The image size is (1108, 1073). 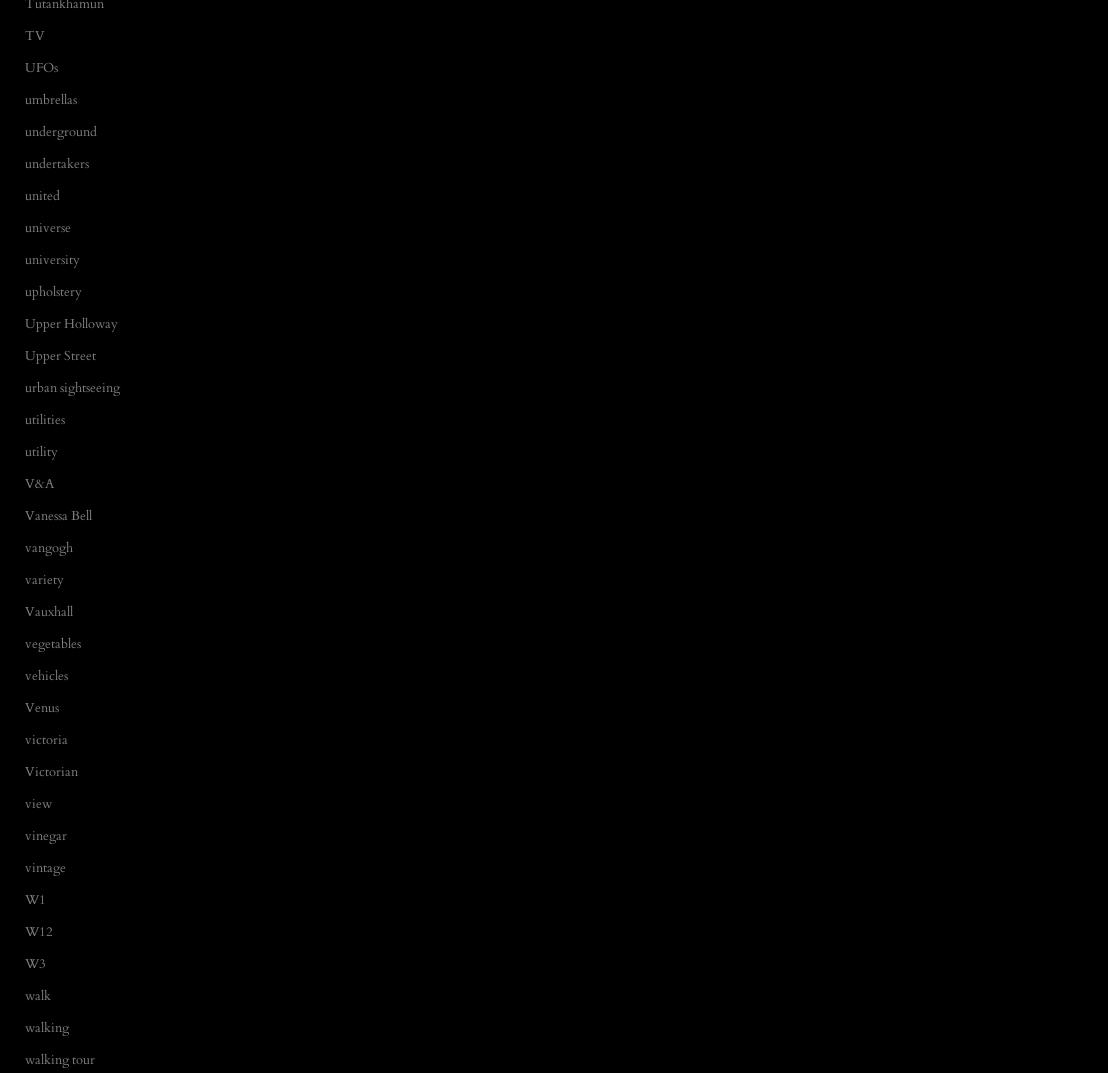 What do you see at coordinates (52, 289) in the screenshot?
I see `'upholstery'` at bounding box center [52, 289].